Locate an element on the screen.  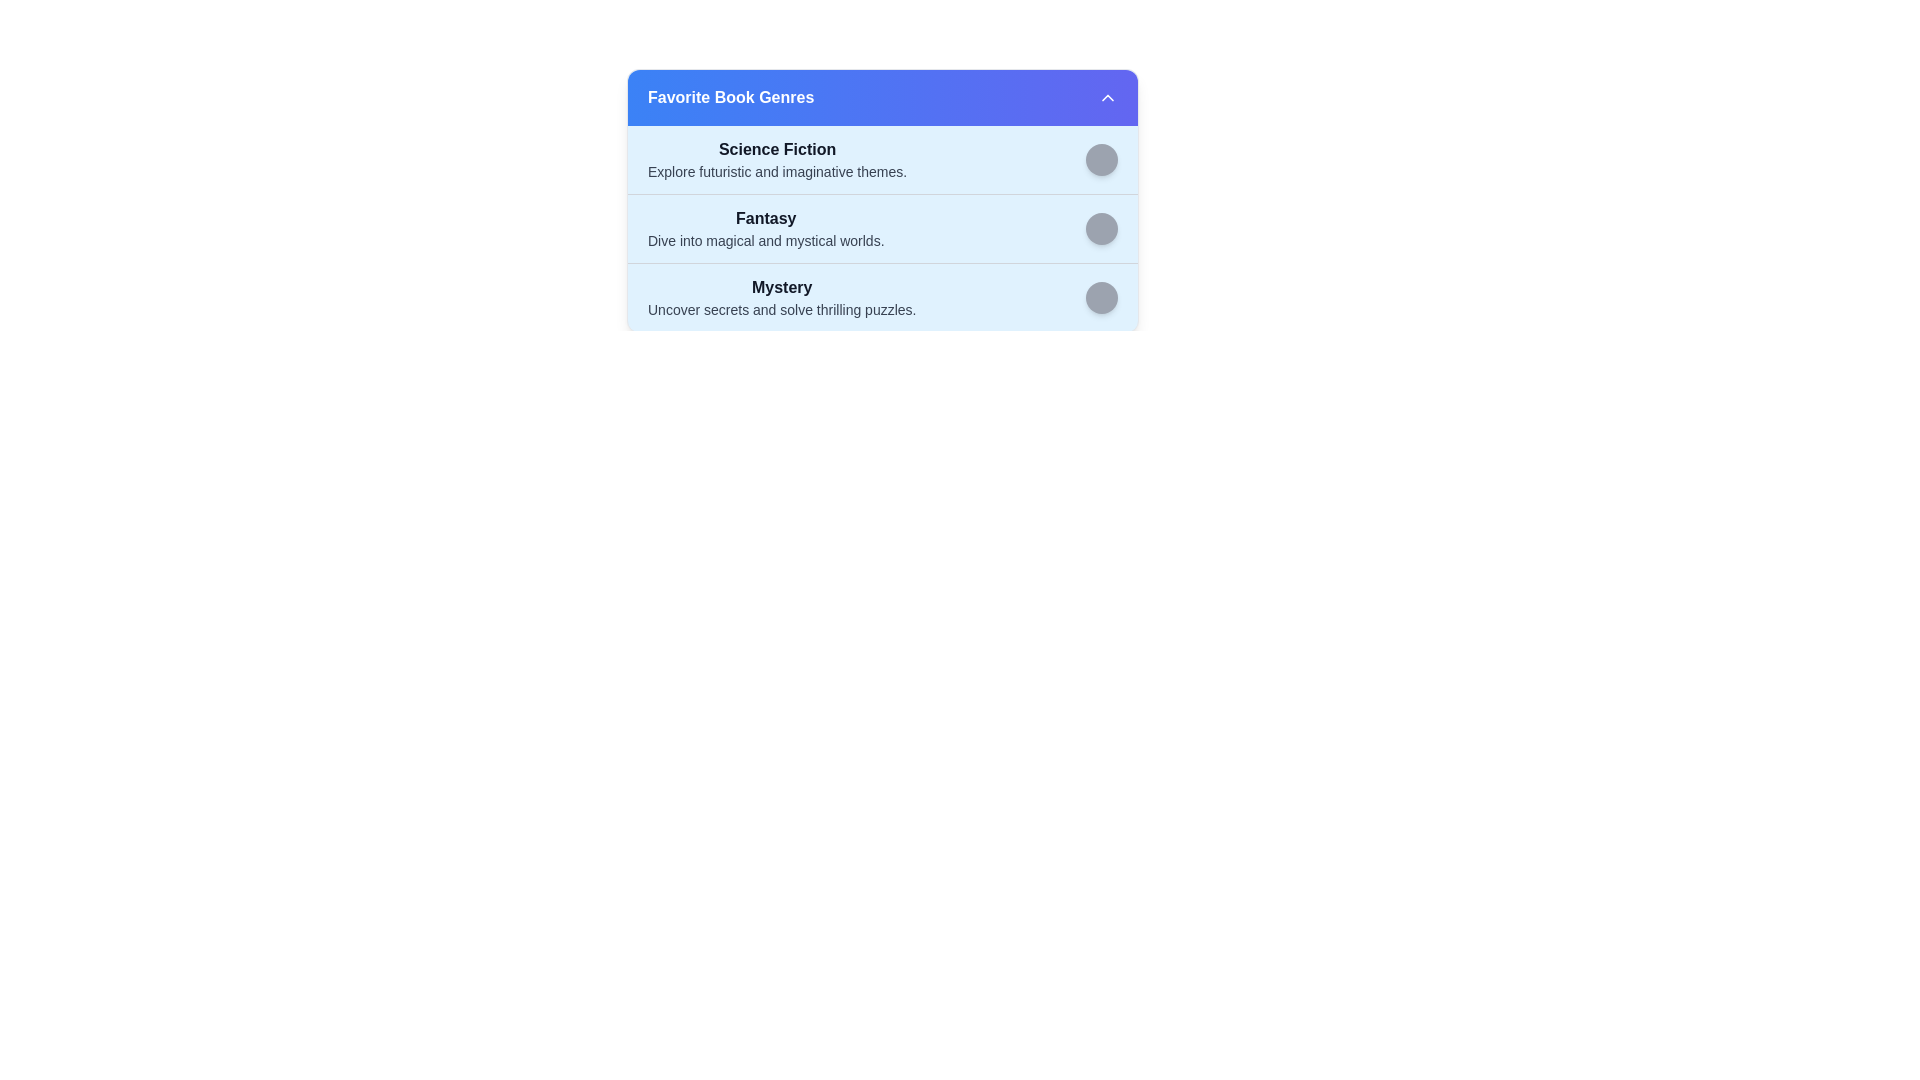
bolded text label displaying 'Fantasy' on a light blue background, which is the upper text of a two-line section in a vertical list is located at coordinates (765, 219).